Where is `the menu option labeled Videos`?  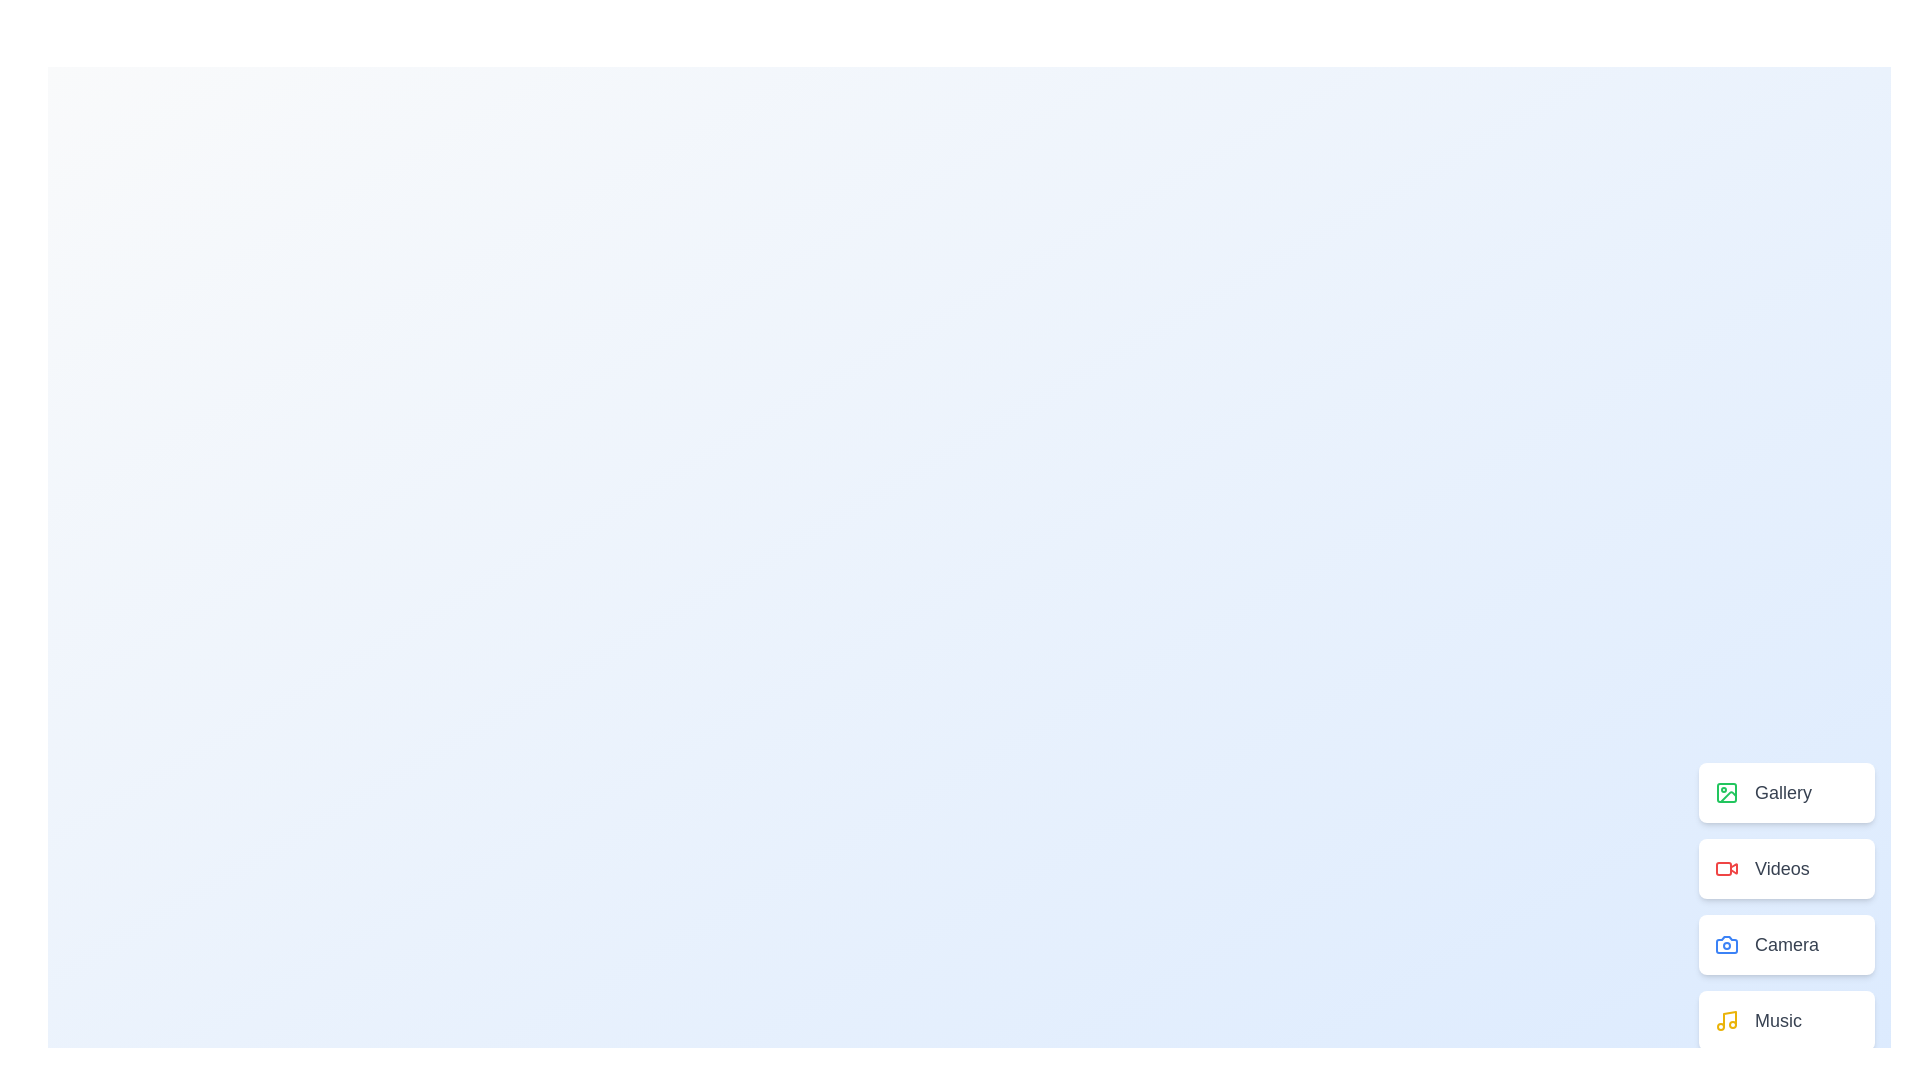 the menu option labeled Videos is located at coordinates (1786, 867).